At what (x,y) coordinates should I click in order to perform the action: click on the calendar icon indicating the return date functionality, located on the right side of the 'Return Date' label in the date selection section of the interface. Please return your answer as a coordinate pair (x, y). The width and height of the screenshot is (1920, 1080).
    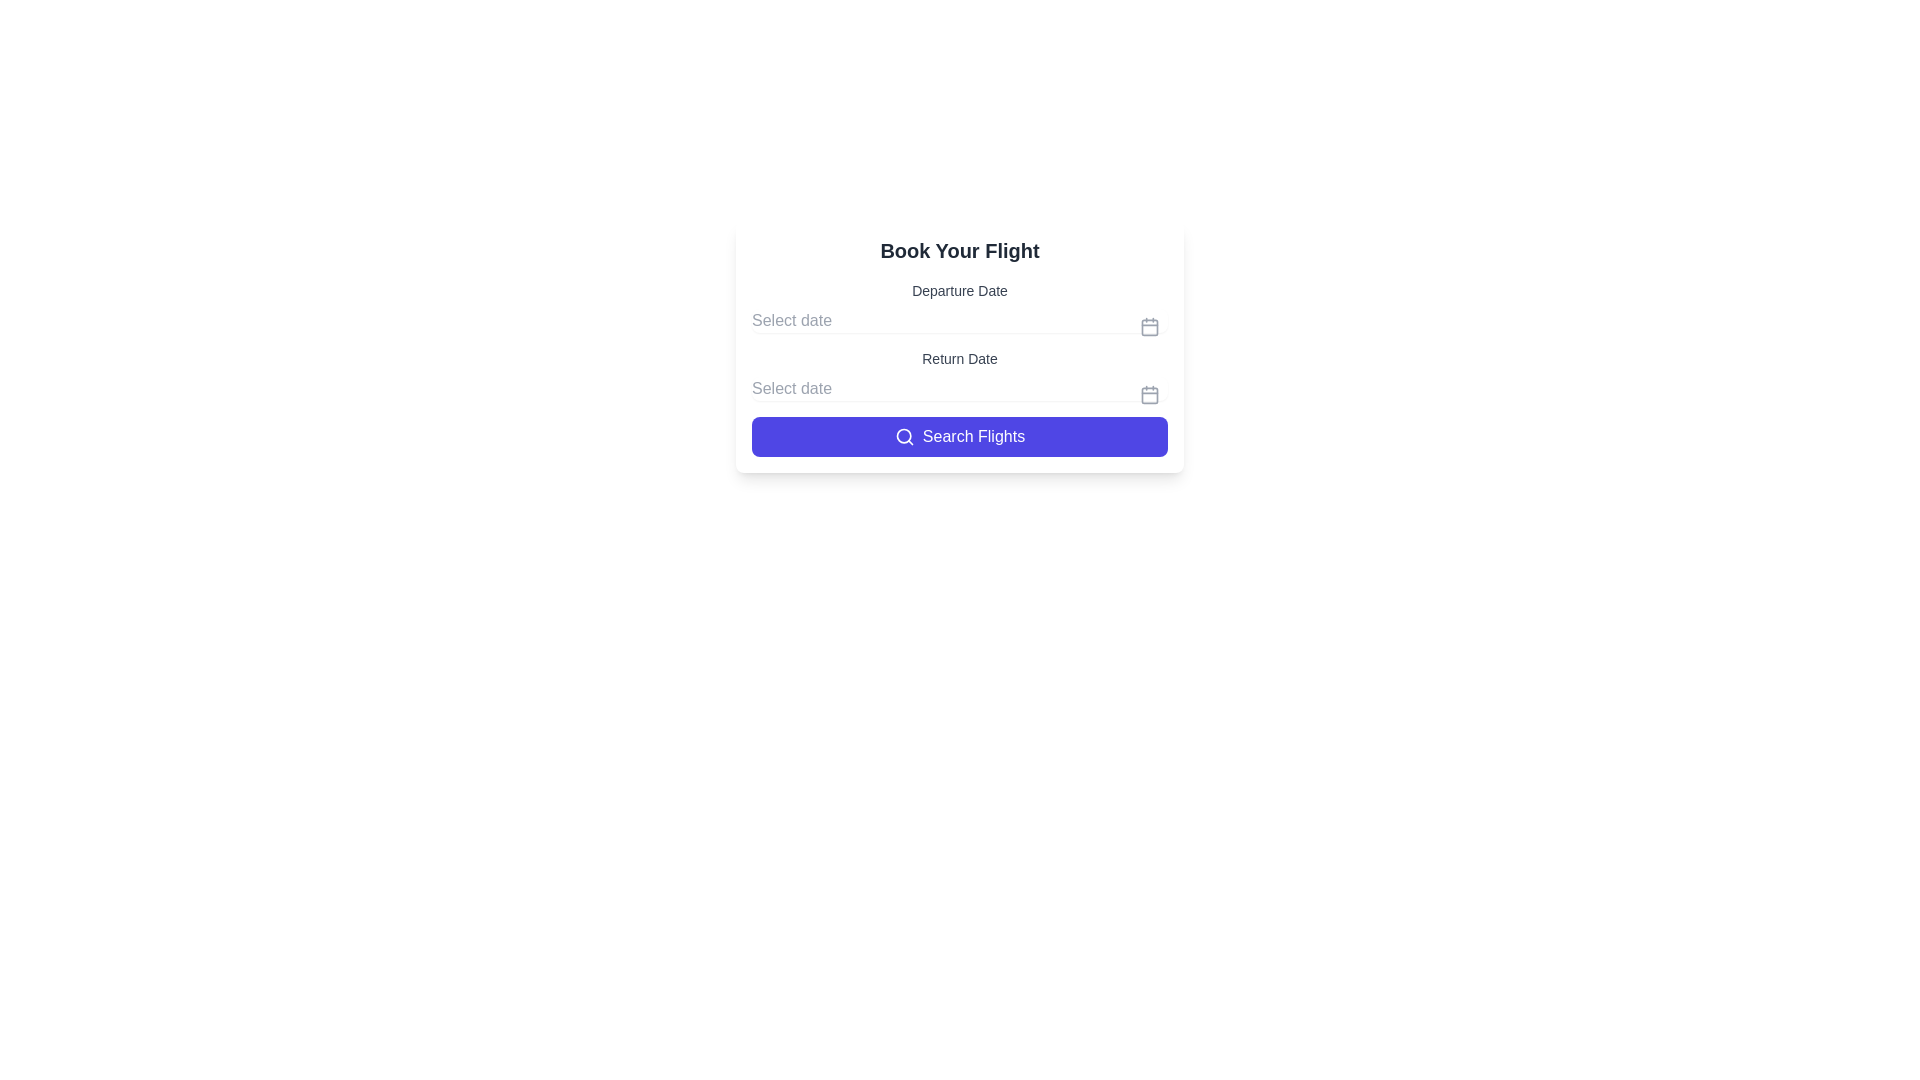
    Looking at the image, I should click on (1150, 394).